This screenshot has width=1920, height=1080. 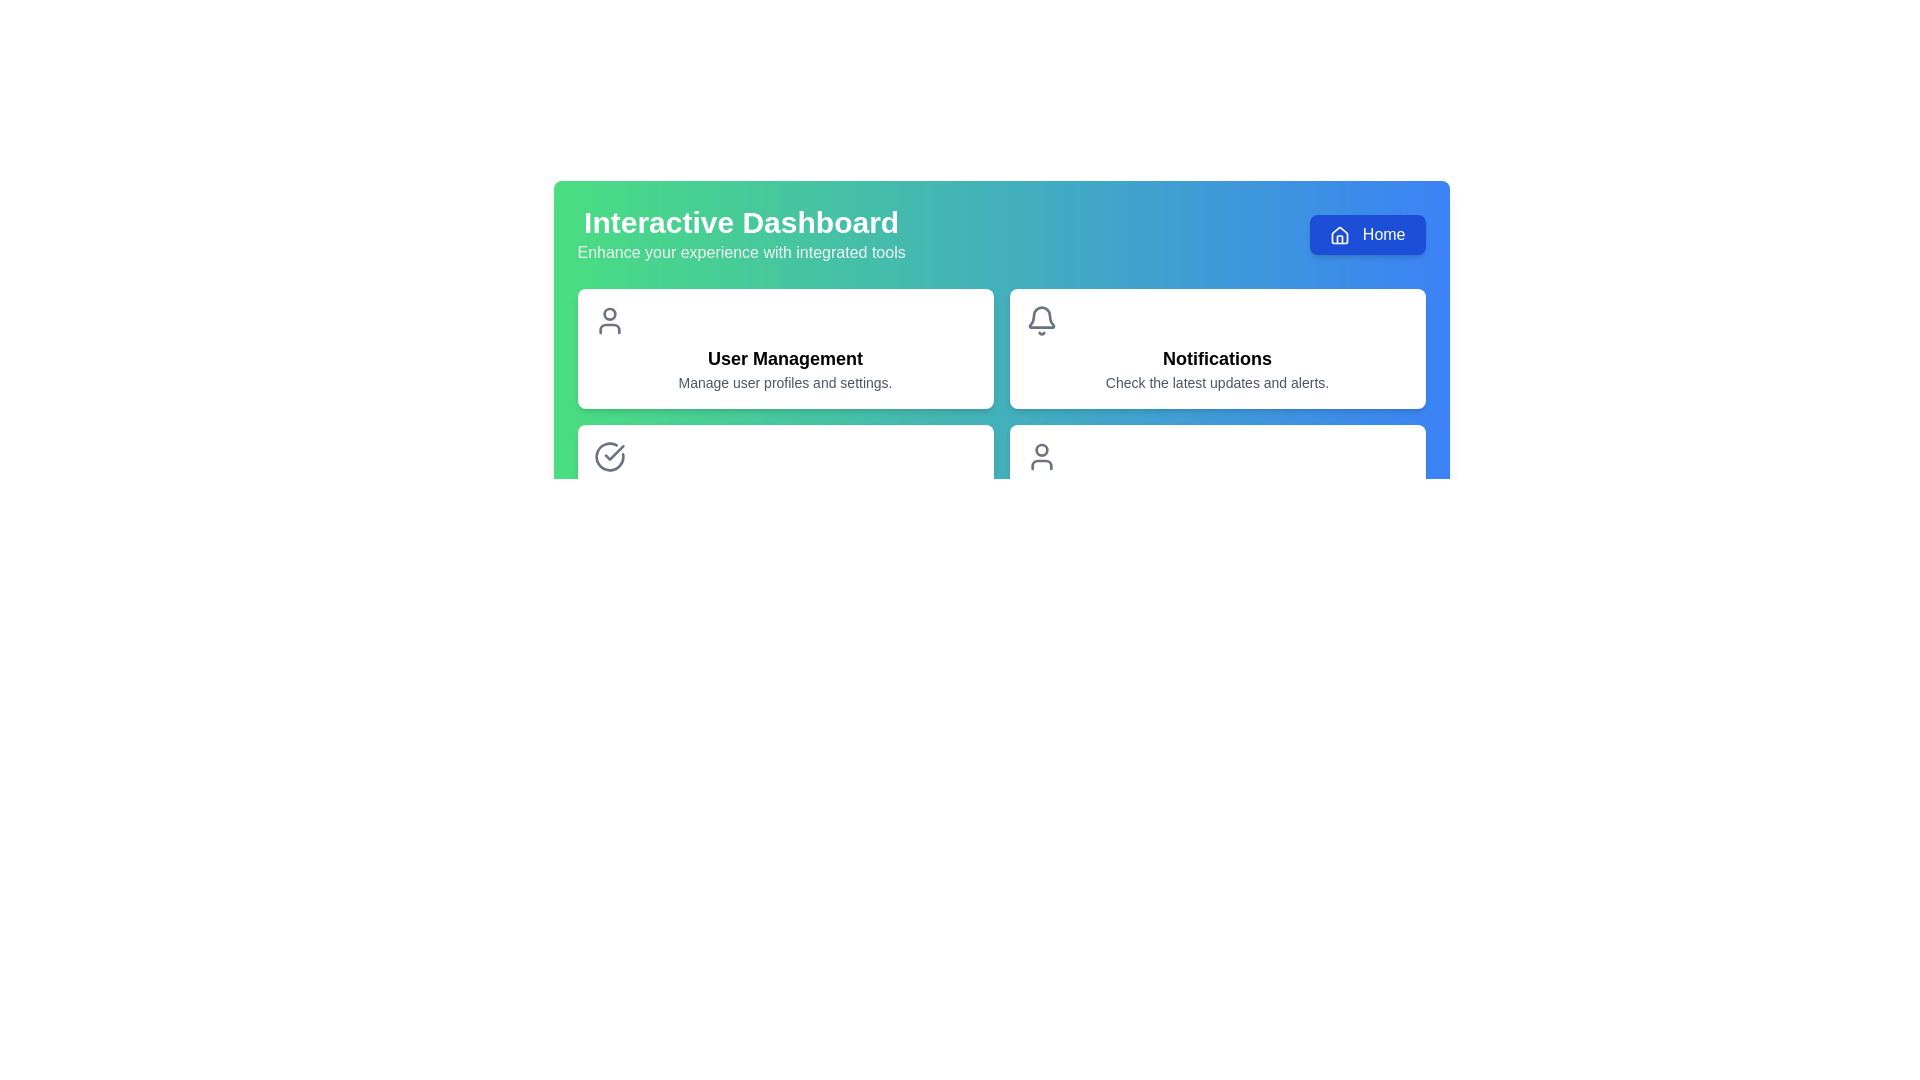 What do you see at coordinates (1340, 234) in the screenshot?
I see `the stylized house-shaped icon within the 'Home' button for information` at bounding box center [1340, 234].